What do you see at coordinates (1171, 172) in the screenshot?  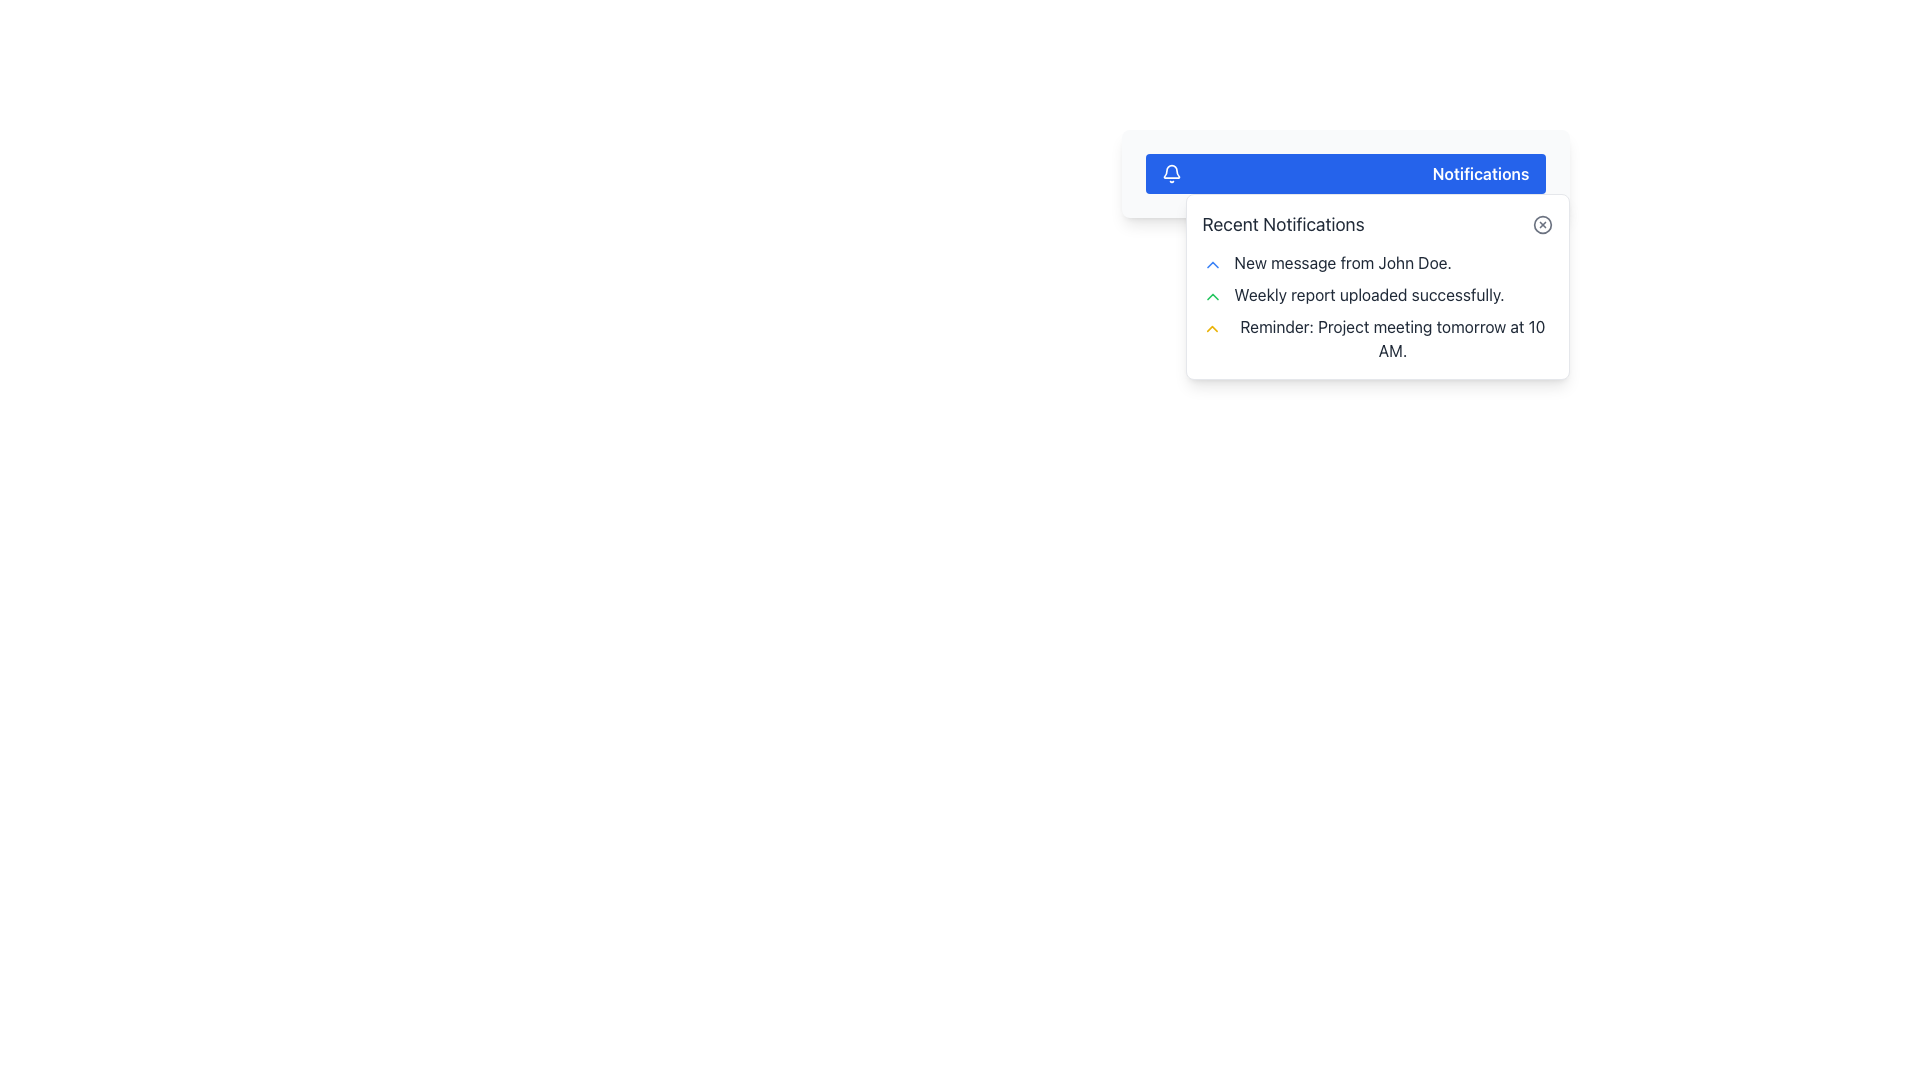 I see `the bell-shaped icon with a blue background located at the top-left of the notification dropdown` at bounding box center [1171, 172].